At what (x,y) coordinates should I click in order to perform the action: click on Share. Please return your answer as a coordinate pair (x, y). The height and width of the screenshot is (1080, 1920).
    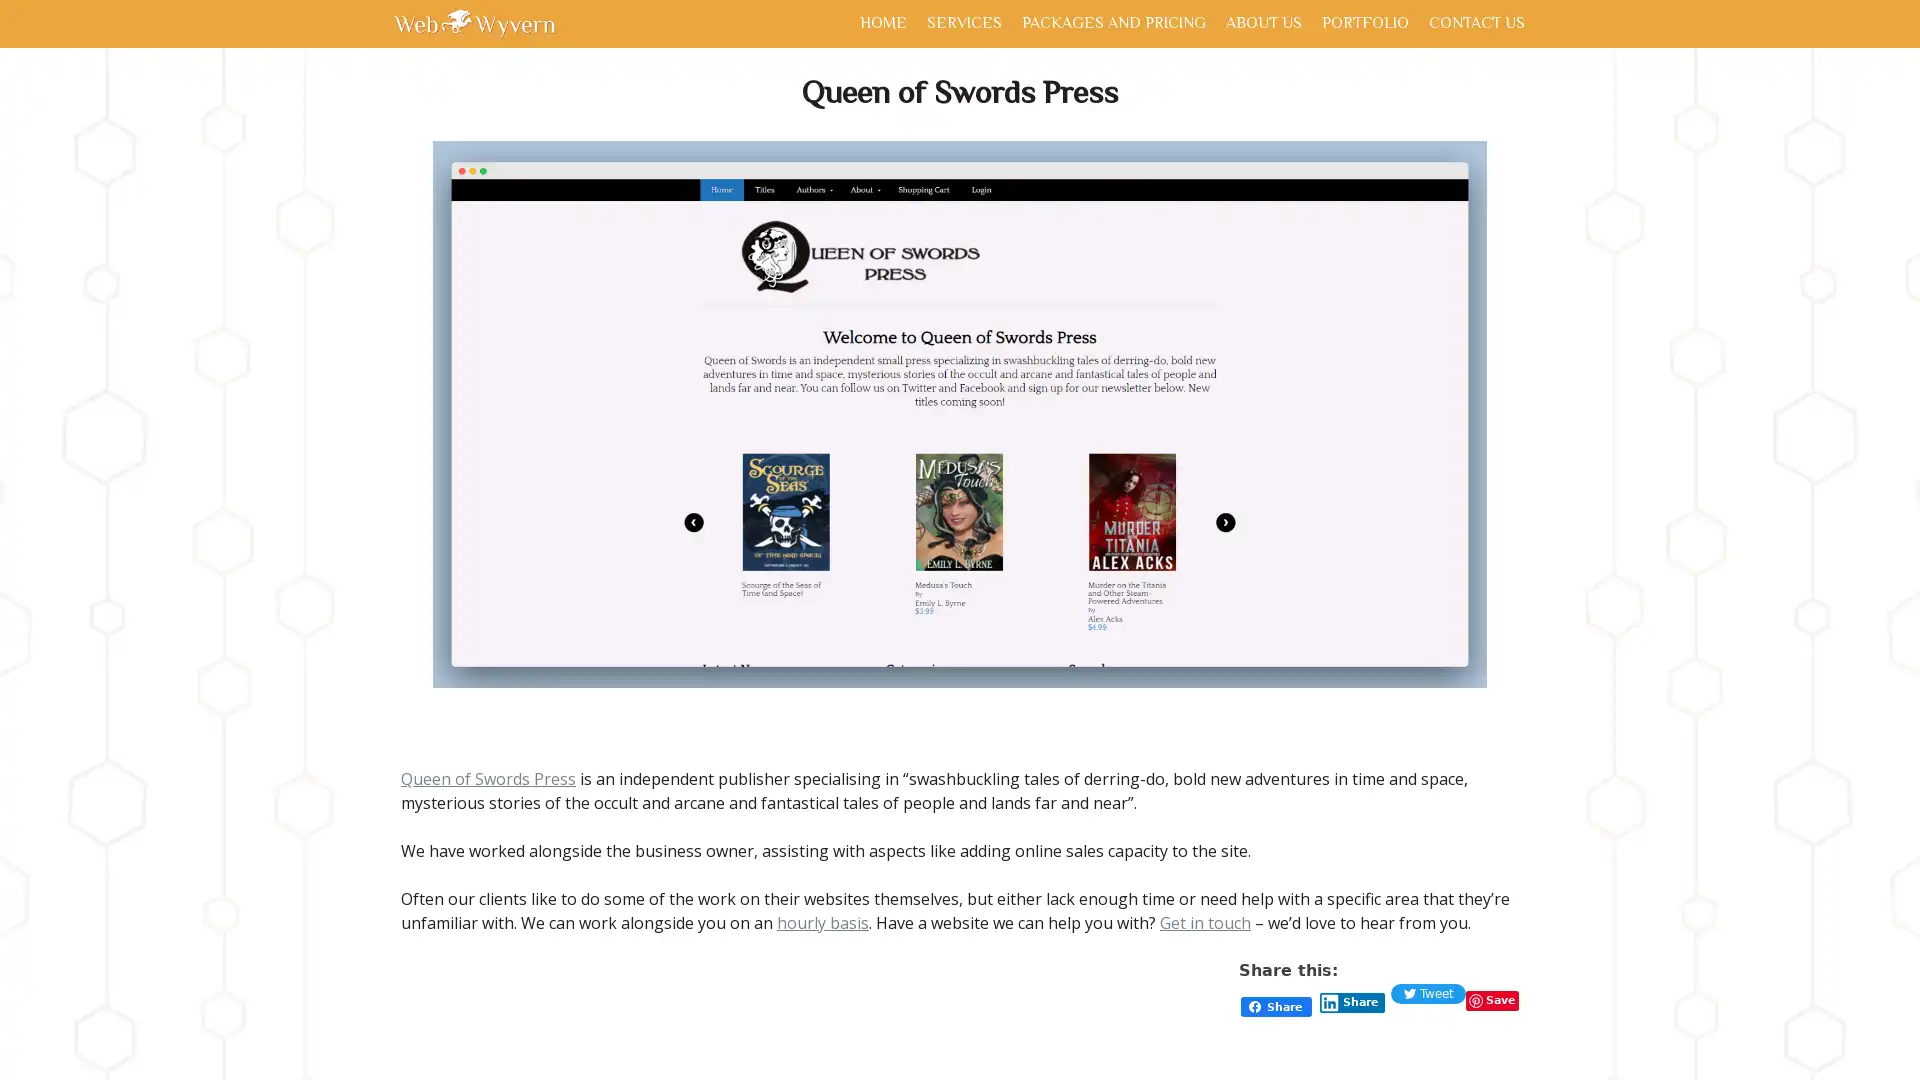
    Looking at the image, I should click on (1352, 1002).